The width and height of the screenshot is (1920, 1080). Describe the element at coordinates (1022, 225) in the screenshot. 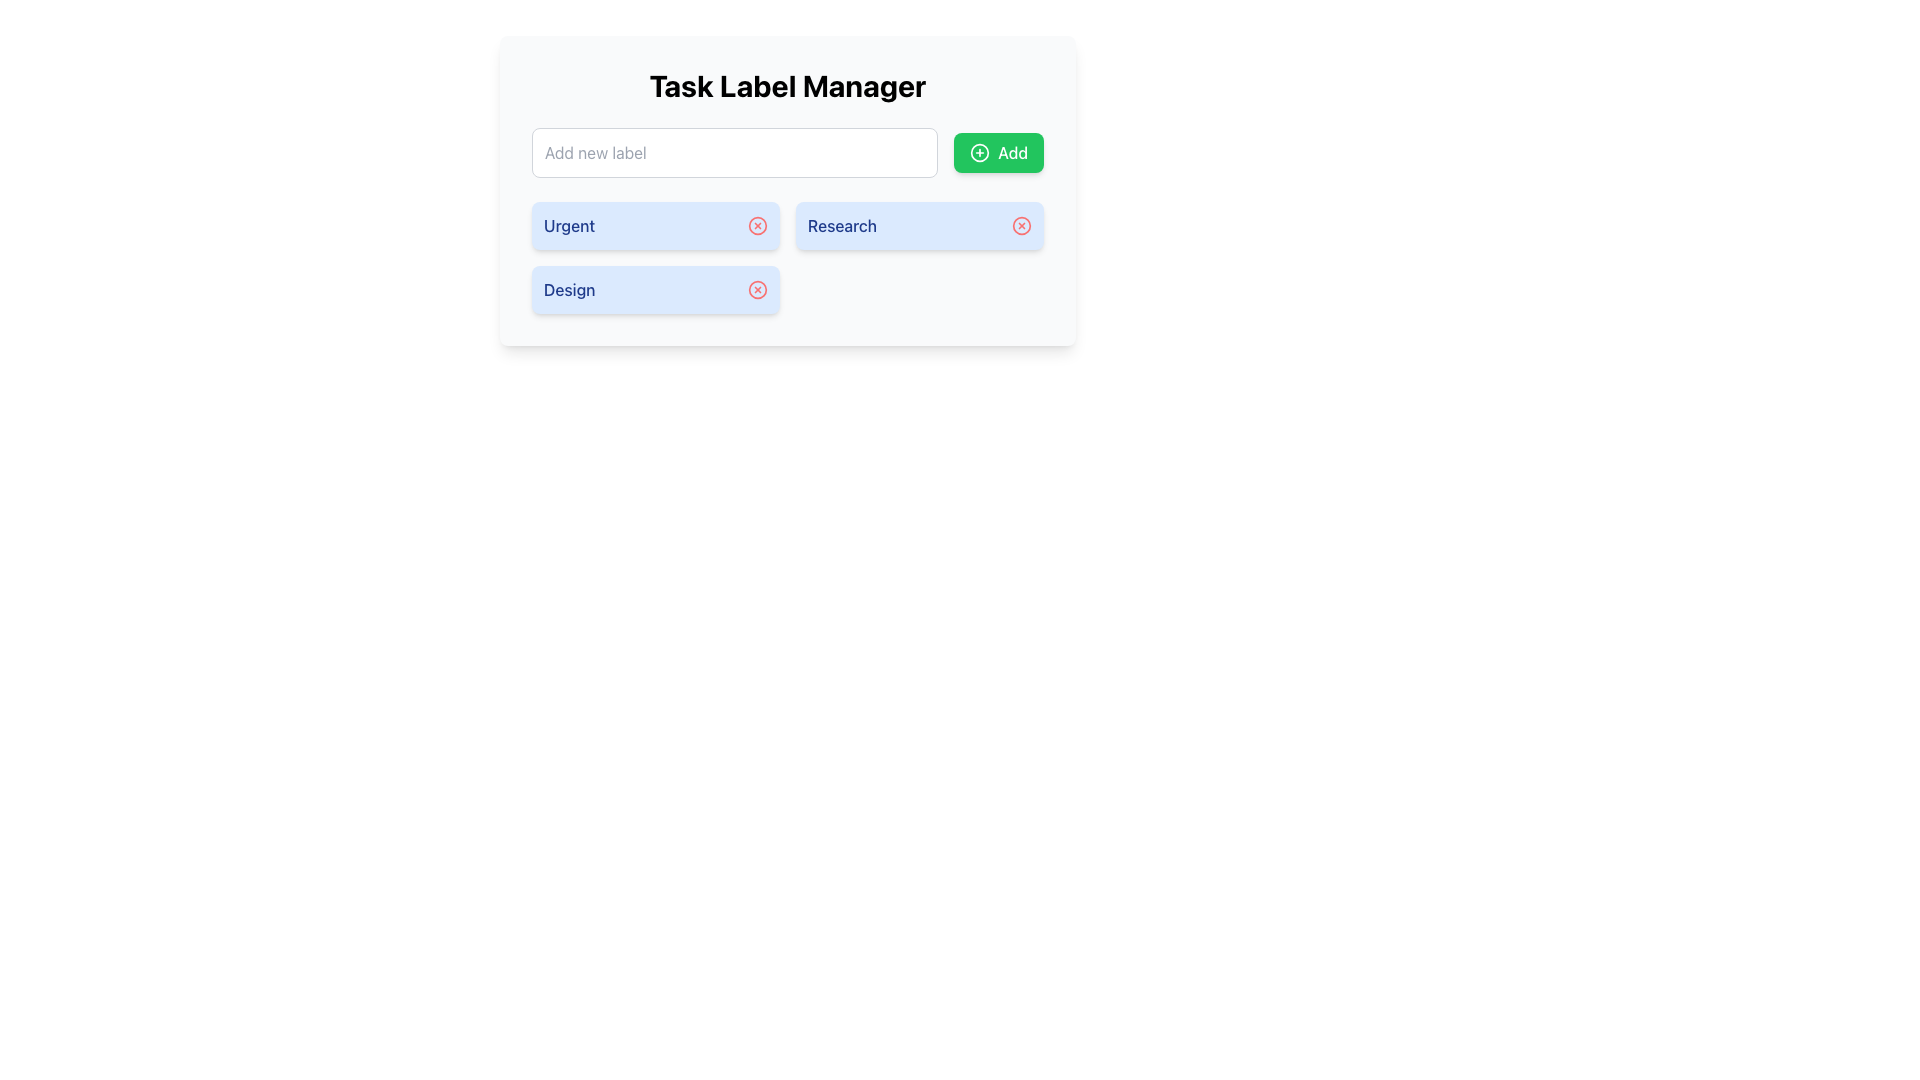

I see `the circular graphical element representing the delete action in the 'Research' label section, located to the far right of the label` at that location.